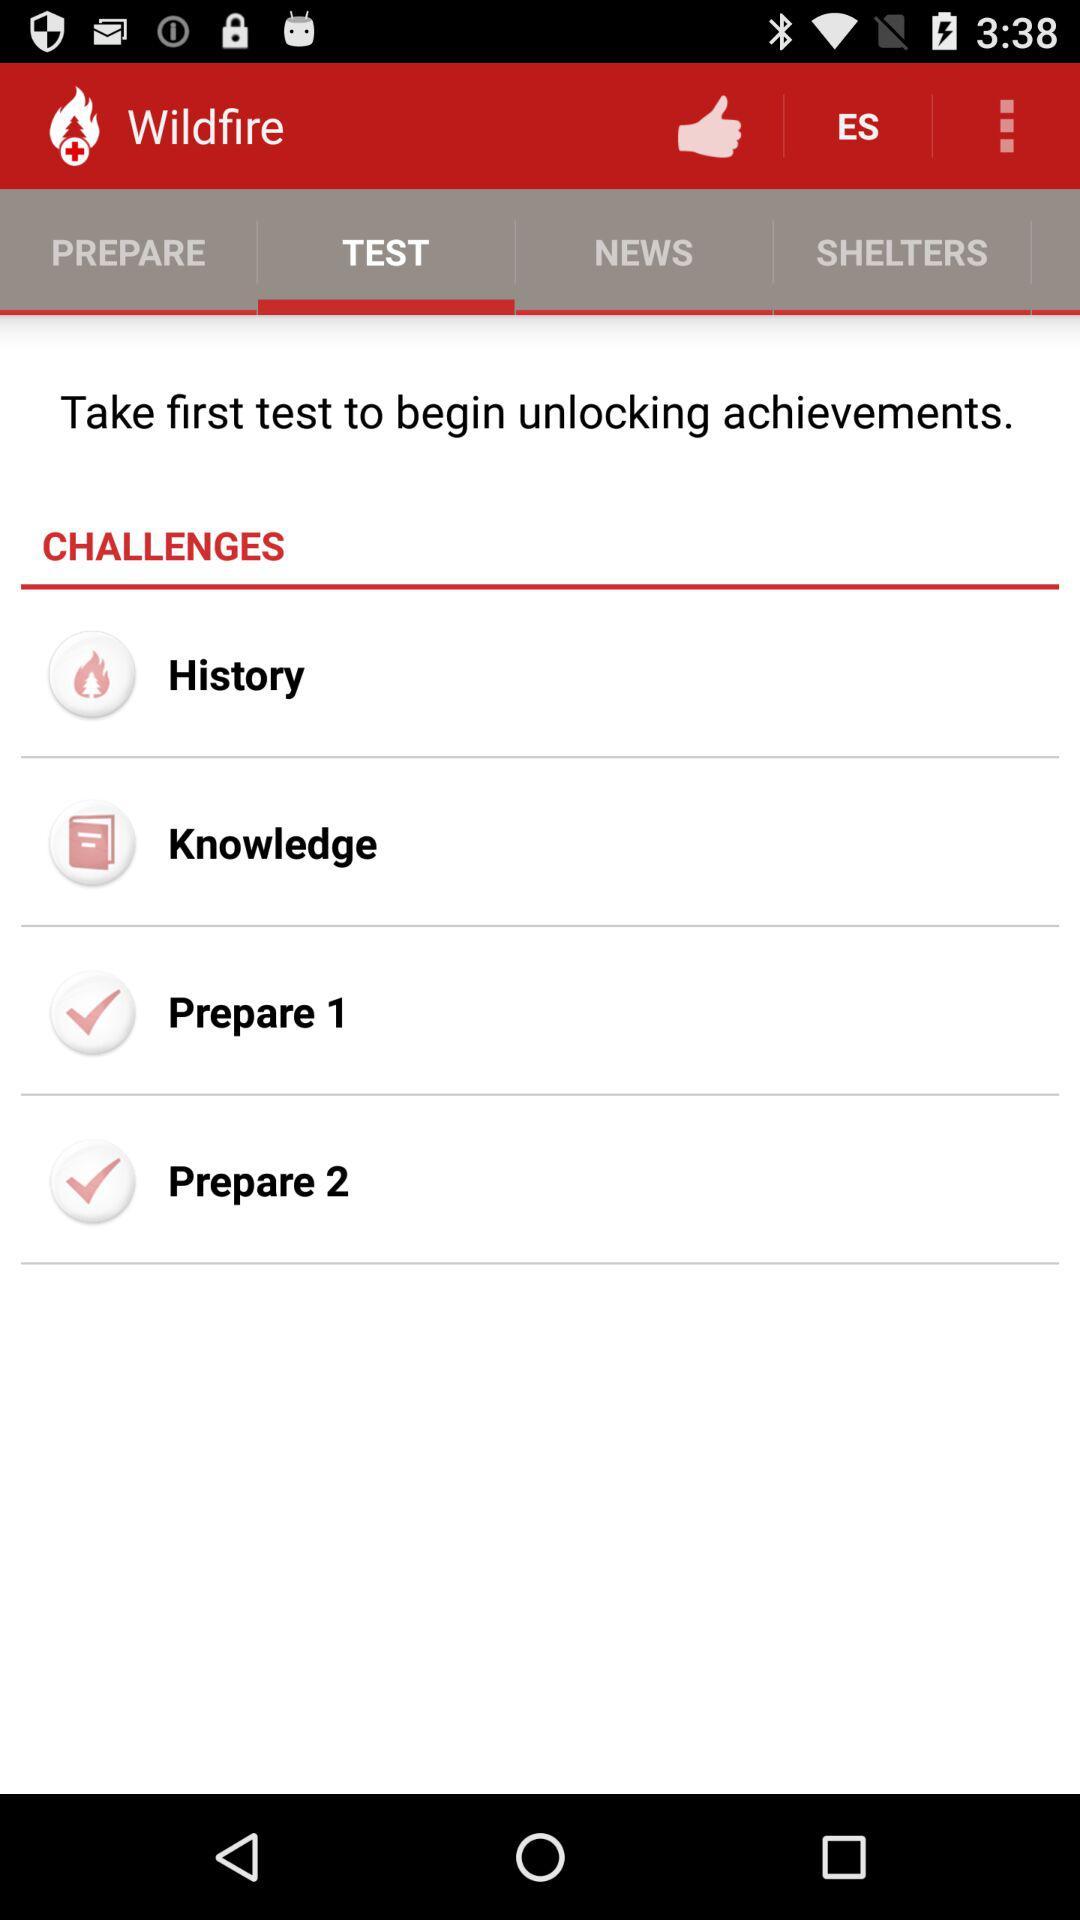 Image resolution: width=1080 pixels, height=1920 pixels. What do you see at coordinates (1006, 124) in the screenshot?
I see `the item to the right of es` at bounding box center [1006, 124].